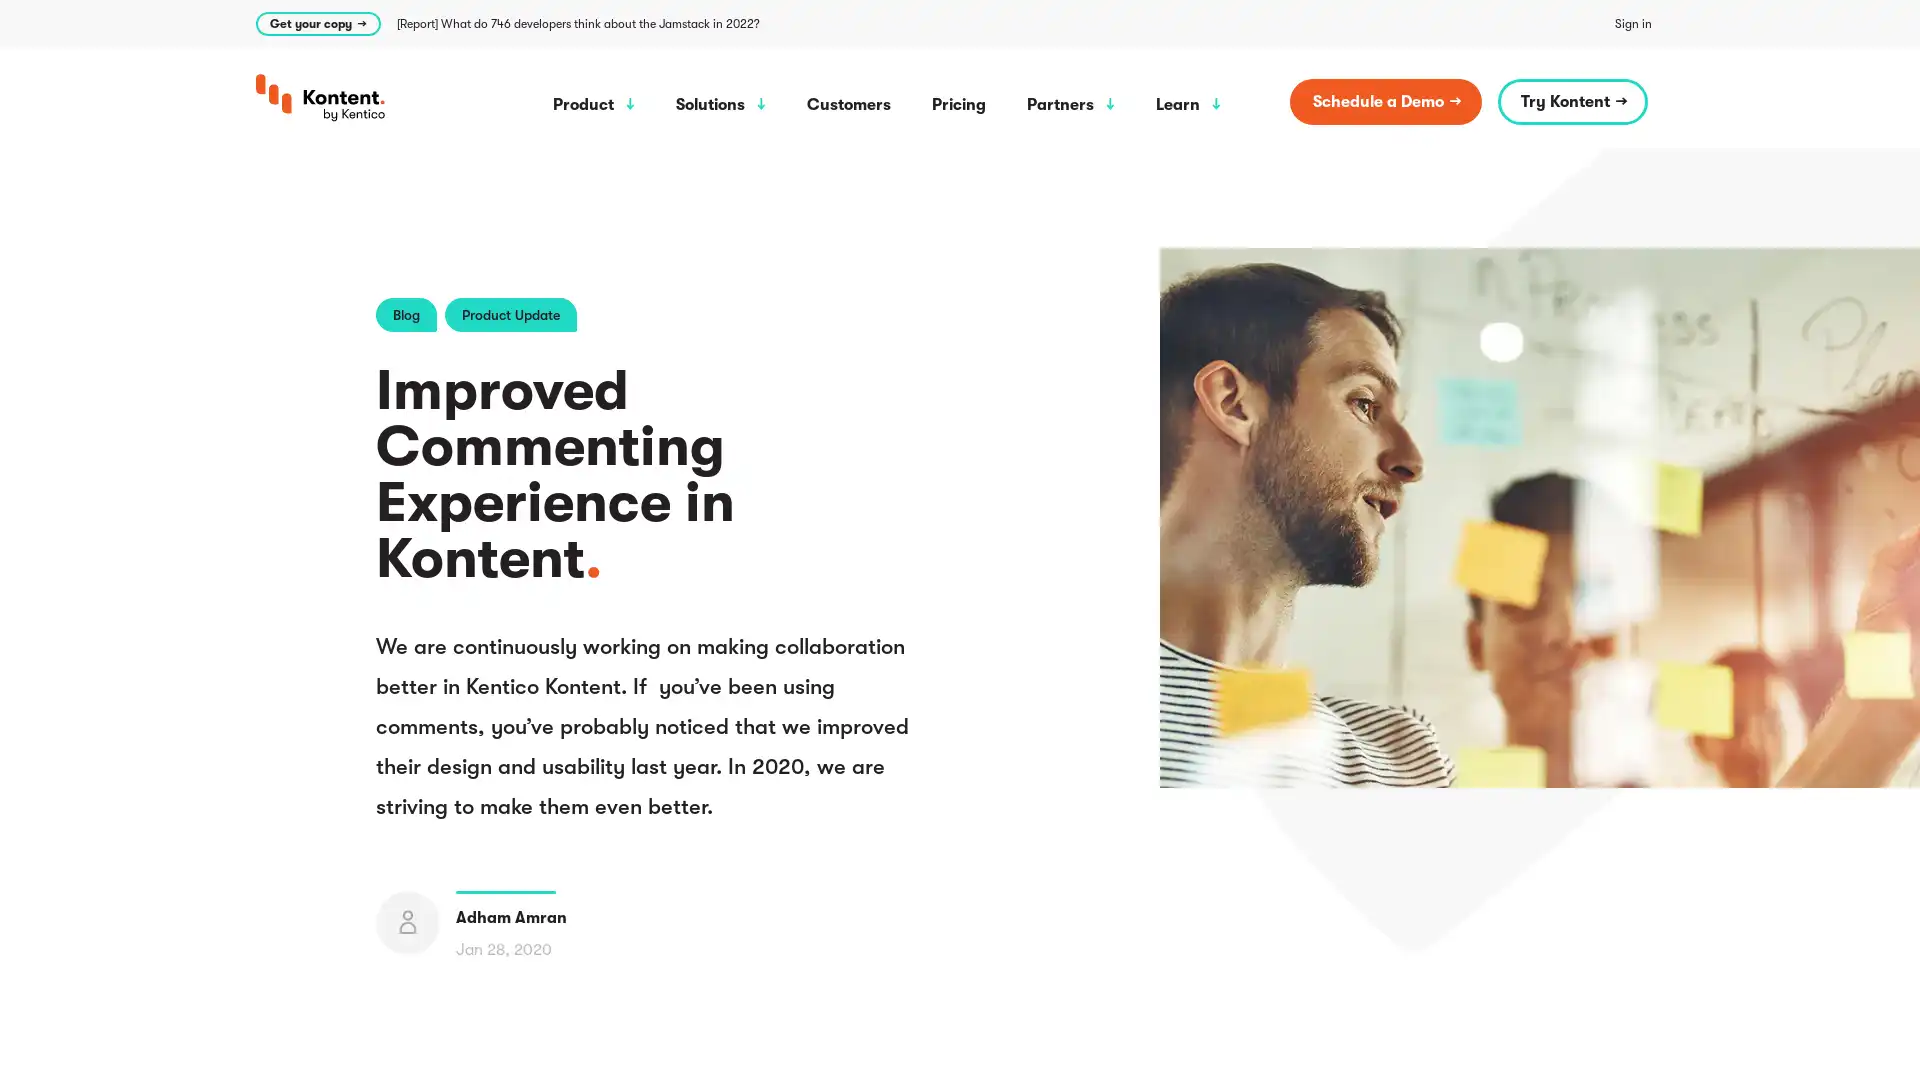 This screenshot has width=1920, height=1080. Describe the element at coordinates (1281, 488) in the screenshot. I see `Cookie settings` at that location.